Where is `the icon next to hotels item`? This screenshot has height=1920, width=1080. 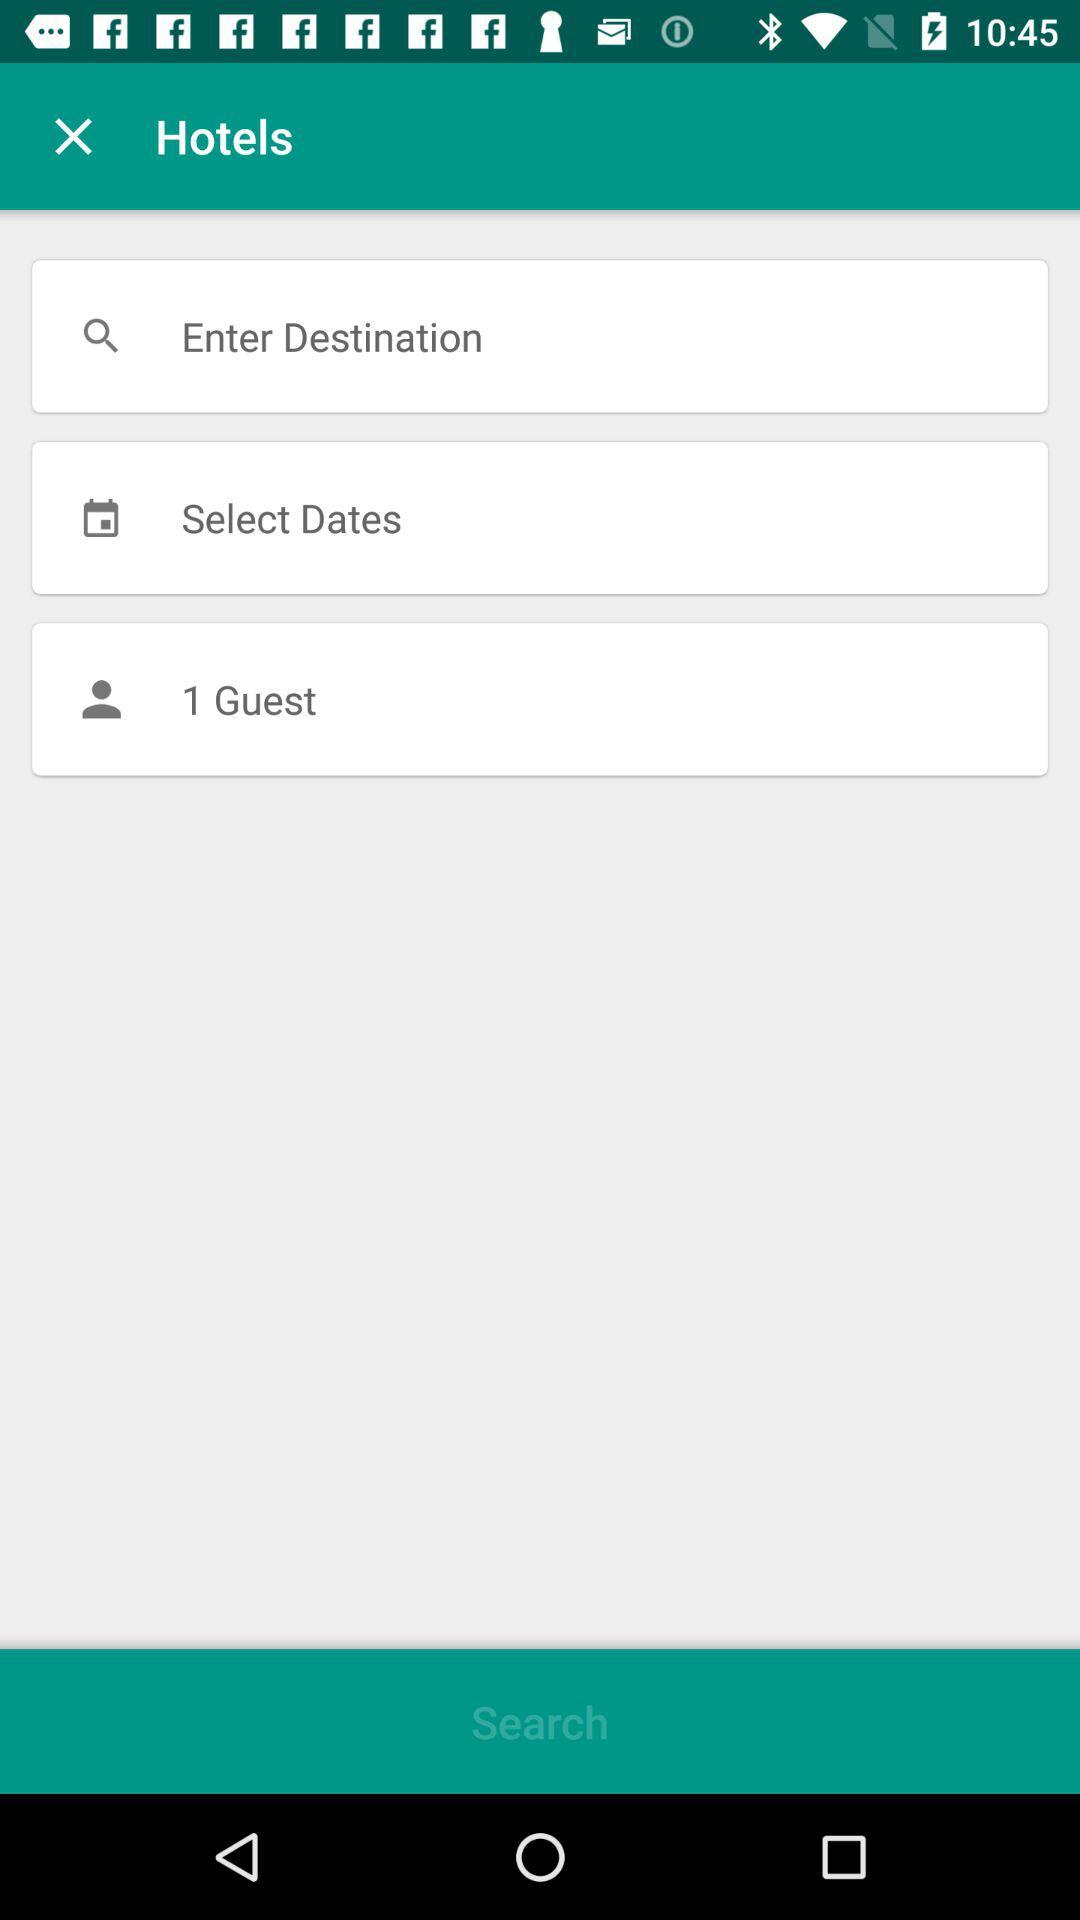 the icon next to hotels item is located at coordinates (72, 135).